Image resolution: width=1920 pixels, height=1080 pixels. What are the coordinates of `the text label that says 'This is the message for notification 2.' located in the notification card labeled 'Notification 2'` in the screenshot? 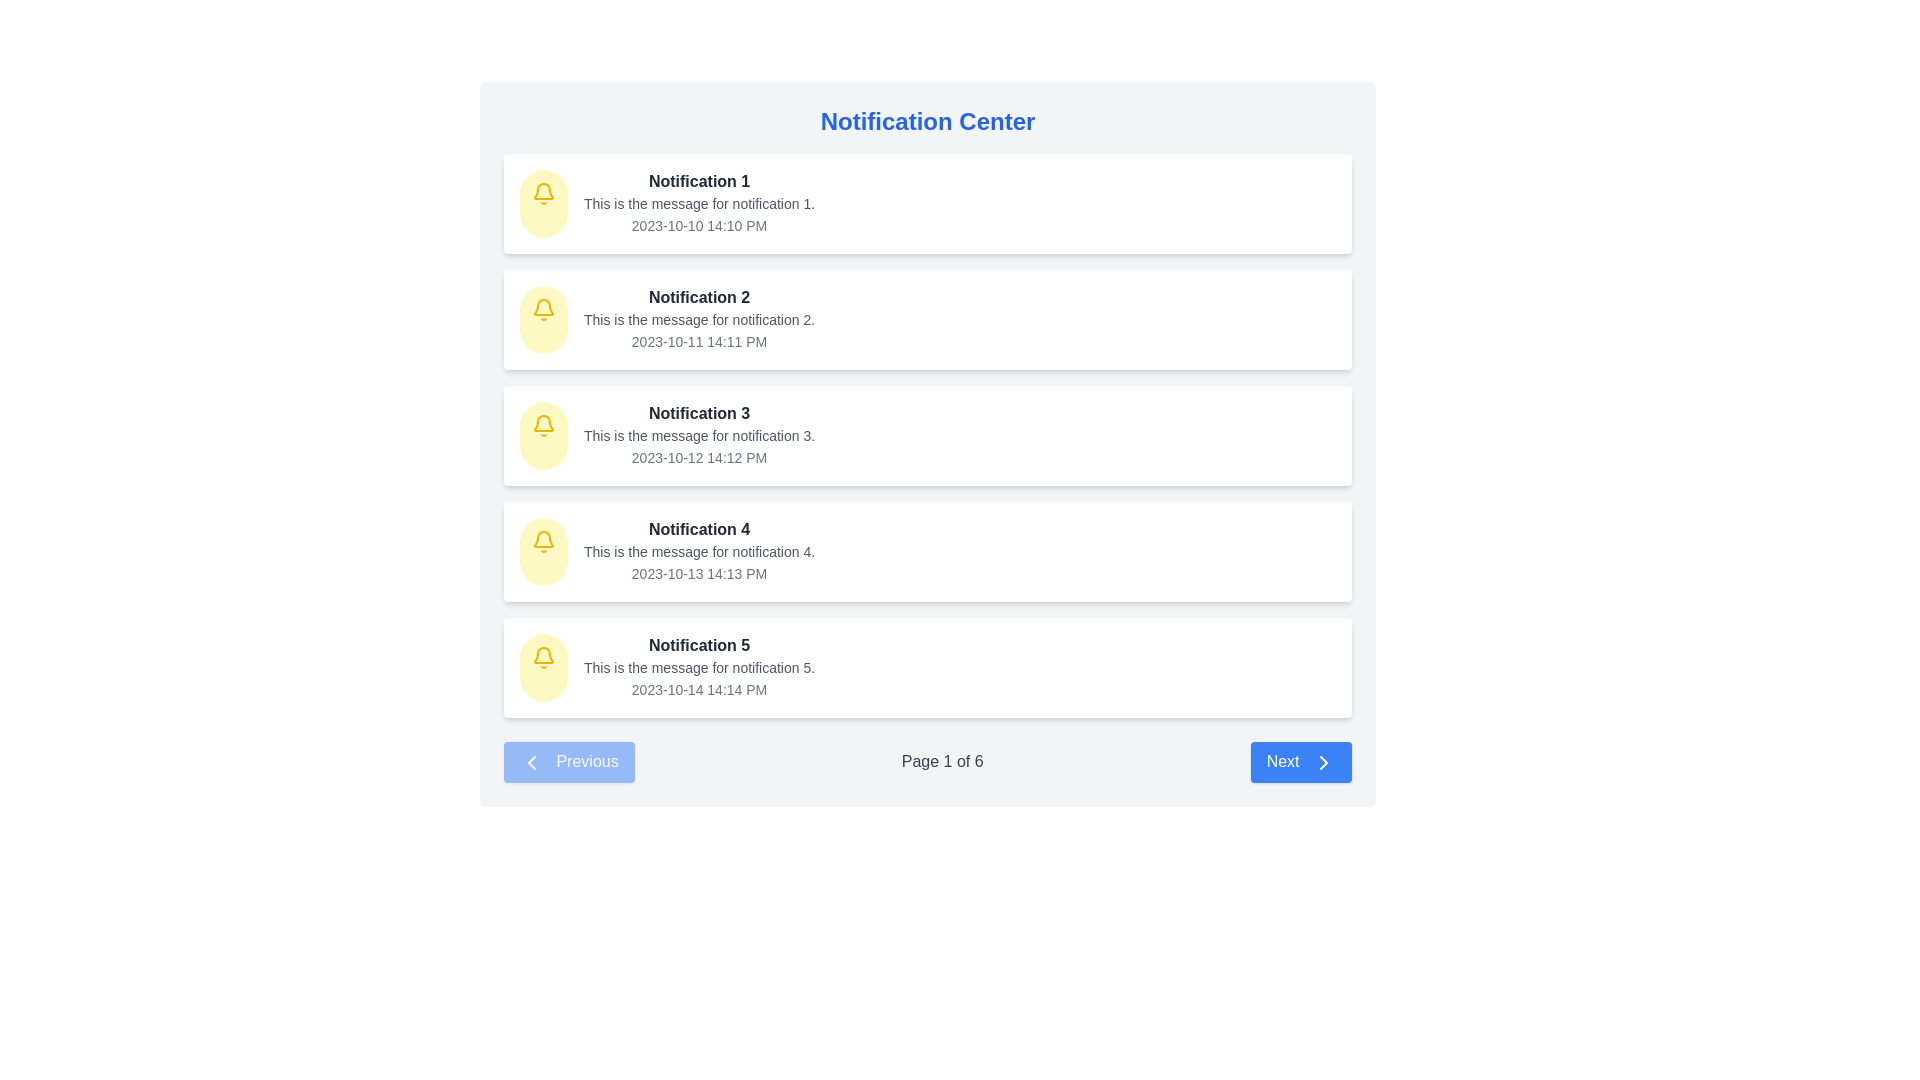 It's located at (699, 319).